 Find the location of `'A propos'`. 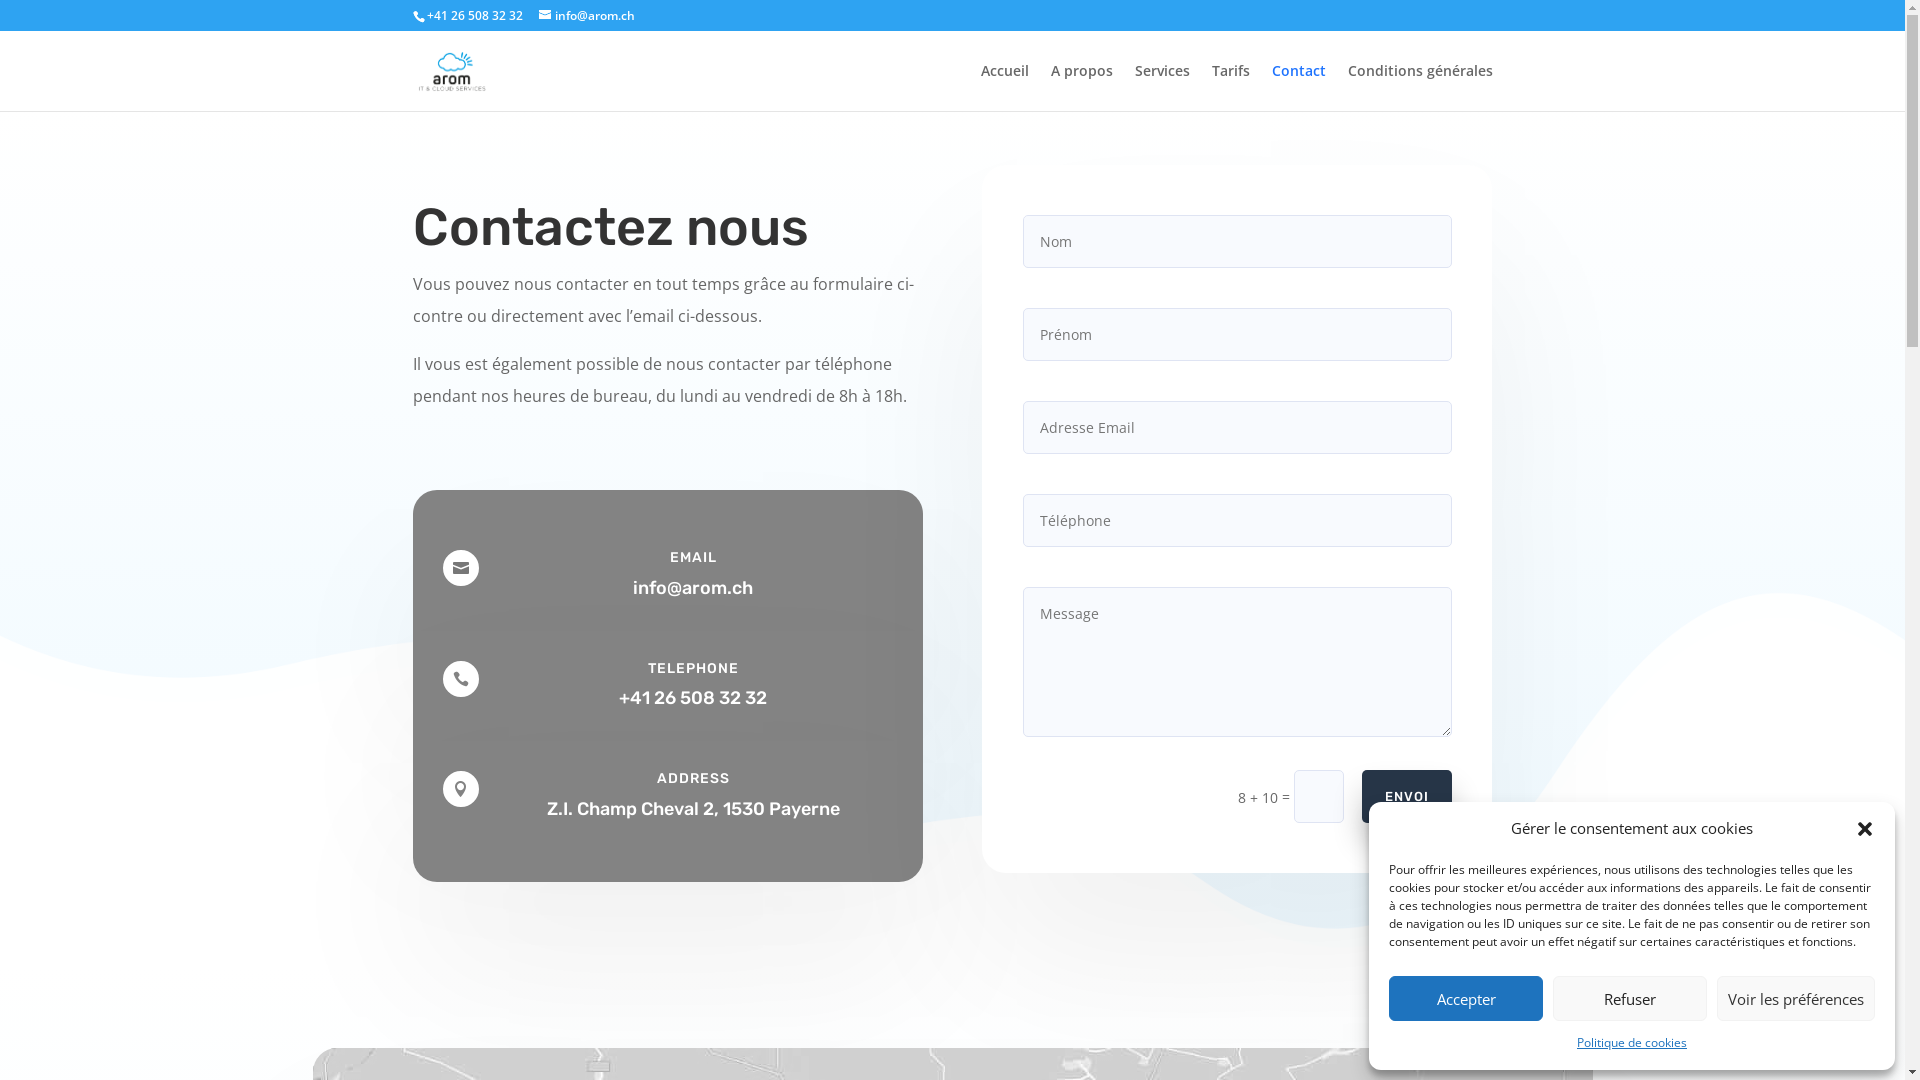

'A propos' is located at coordinates (1079, 86).